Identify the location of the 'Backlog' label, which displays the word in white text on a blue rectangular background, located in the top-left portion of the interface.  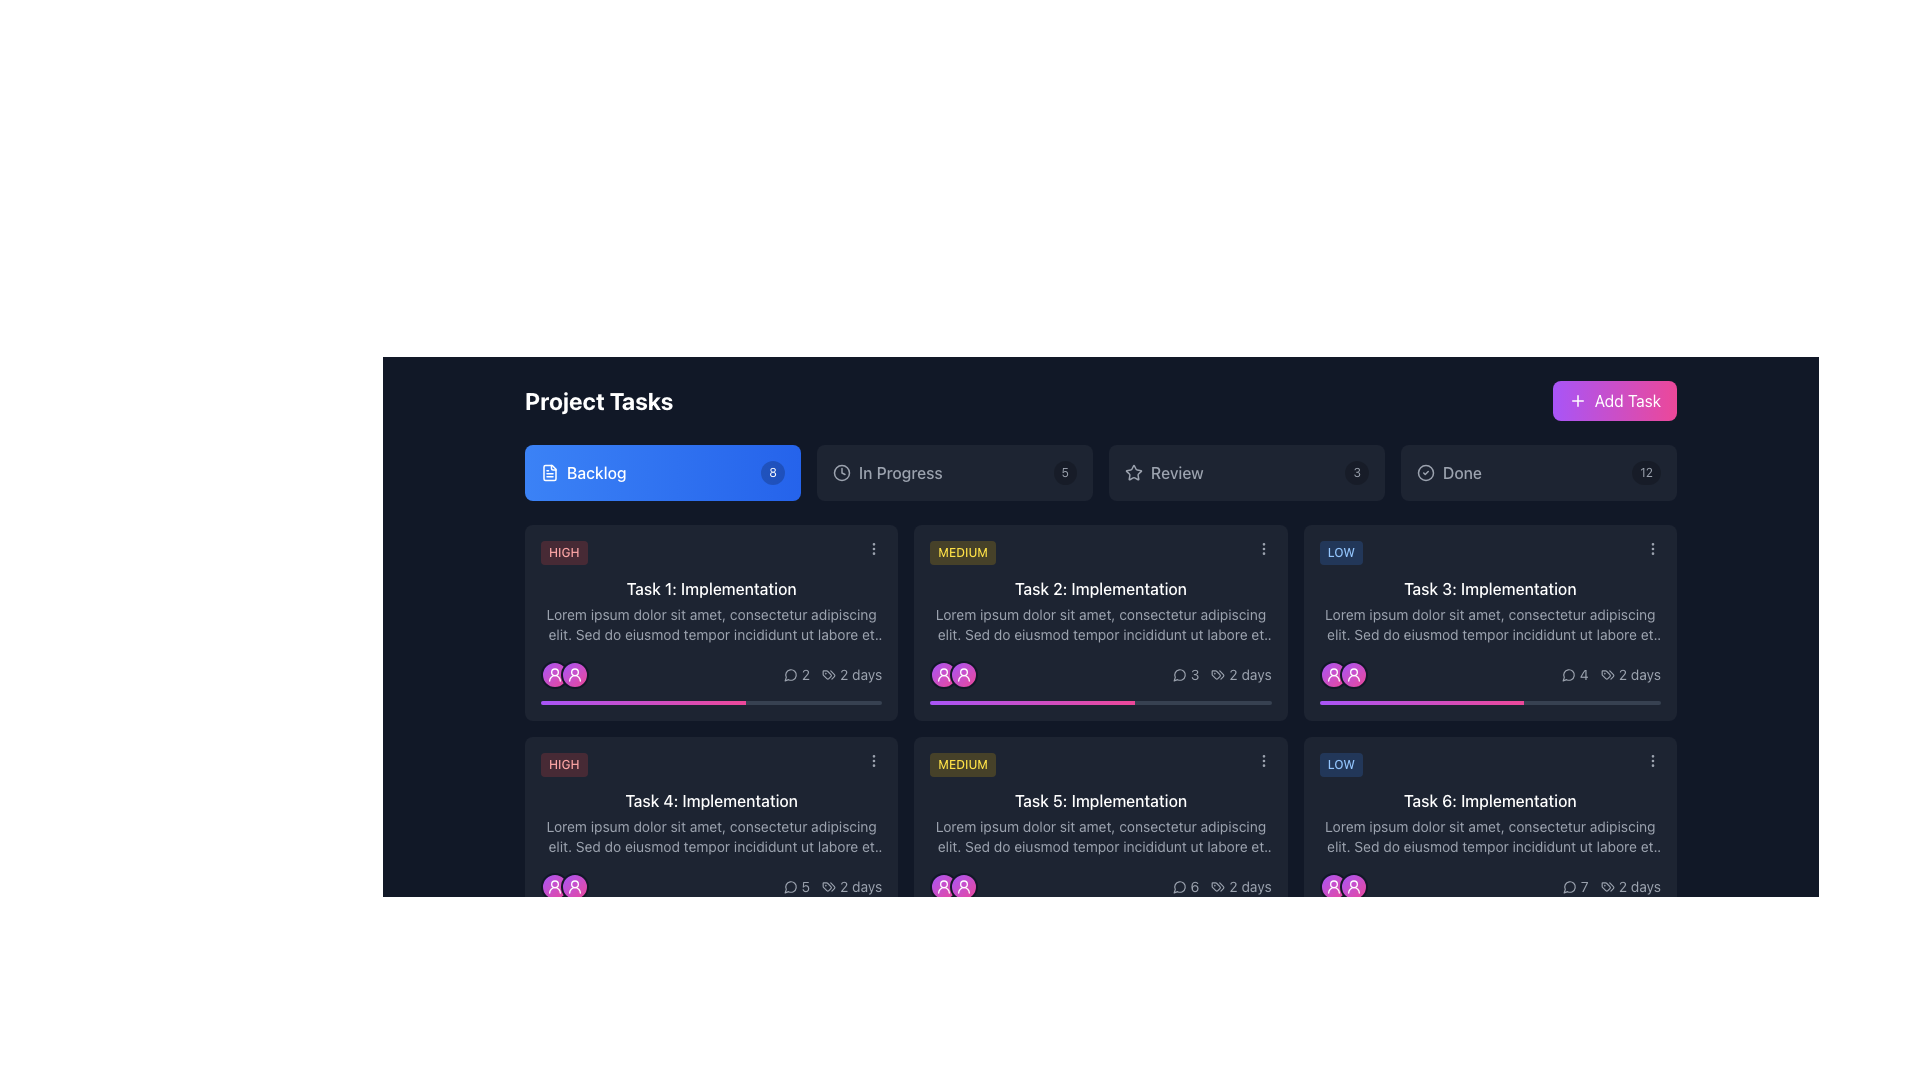
(595, 473).